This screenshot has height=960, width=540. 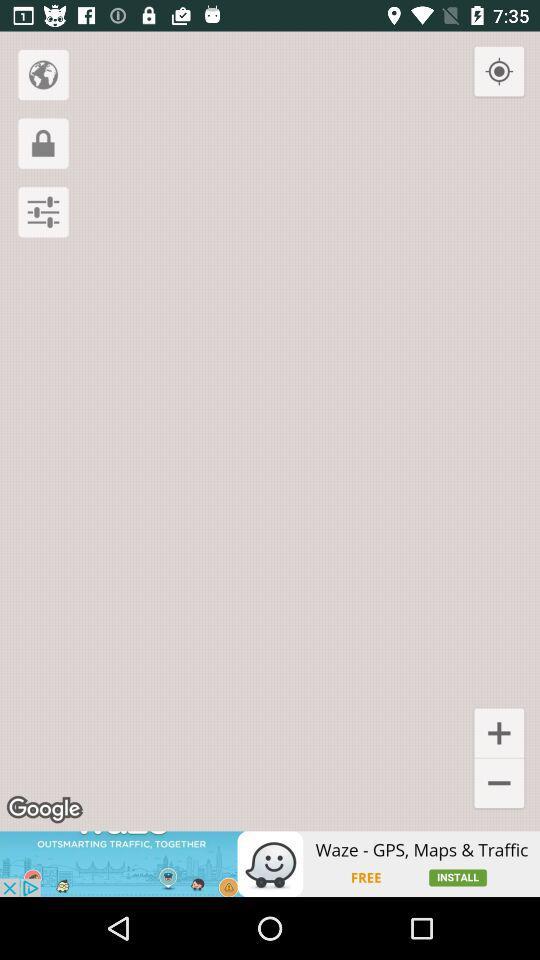 I want to click on advertisement, so click(x=270, y=863).